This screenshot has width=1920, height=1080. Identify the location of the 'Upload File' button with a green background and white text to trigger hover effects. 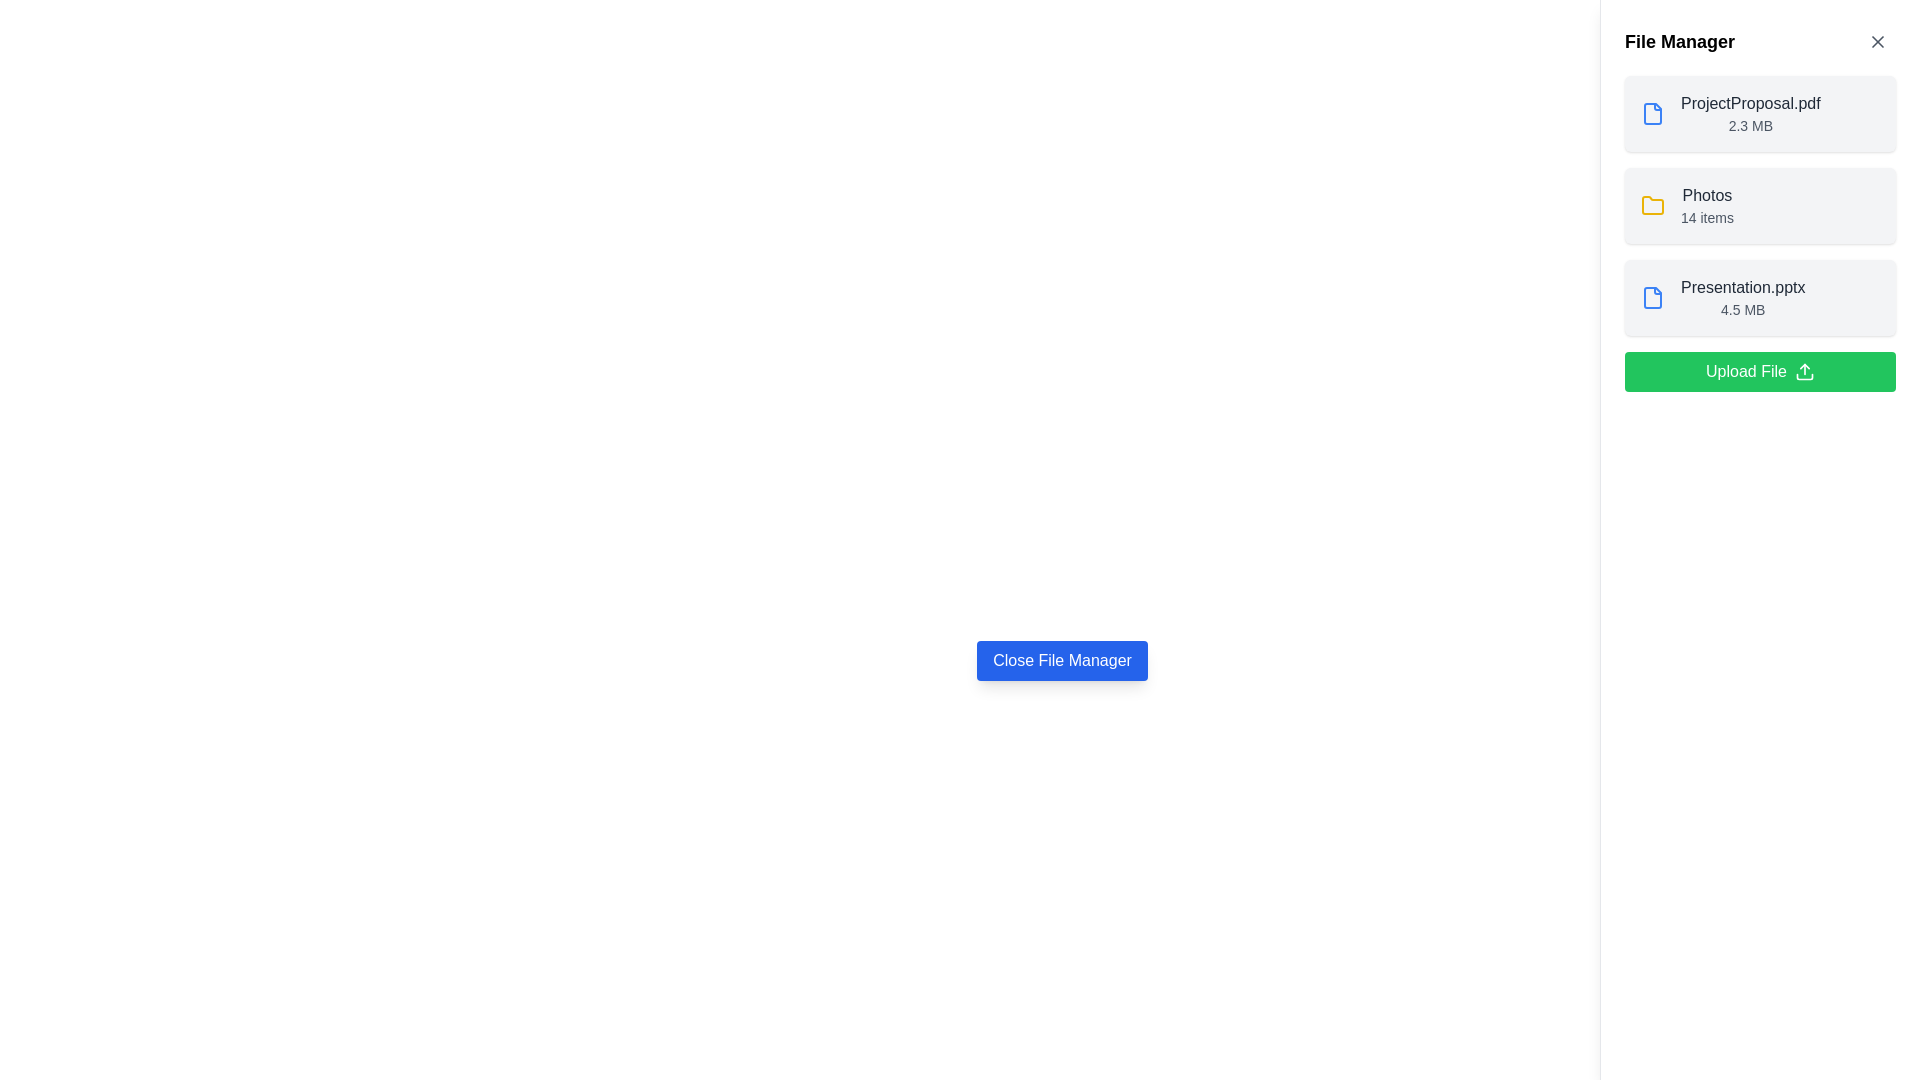
(1760, 371).